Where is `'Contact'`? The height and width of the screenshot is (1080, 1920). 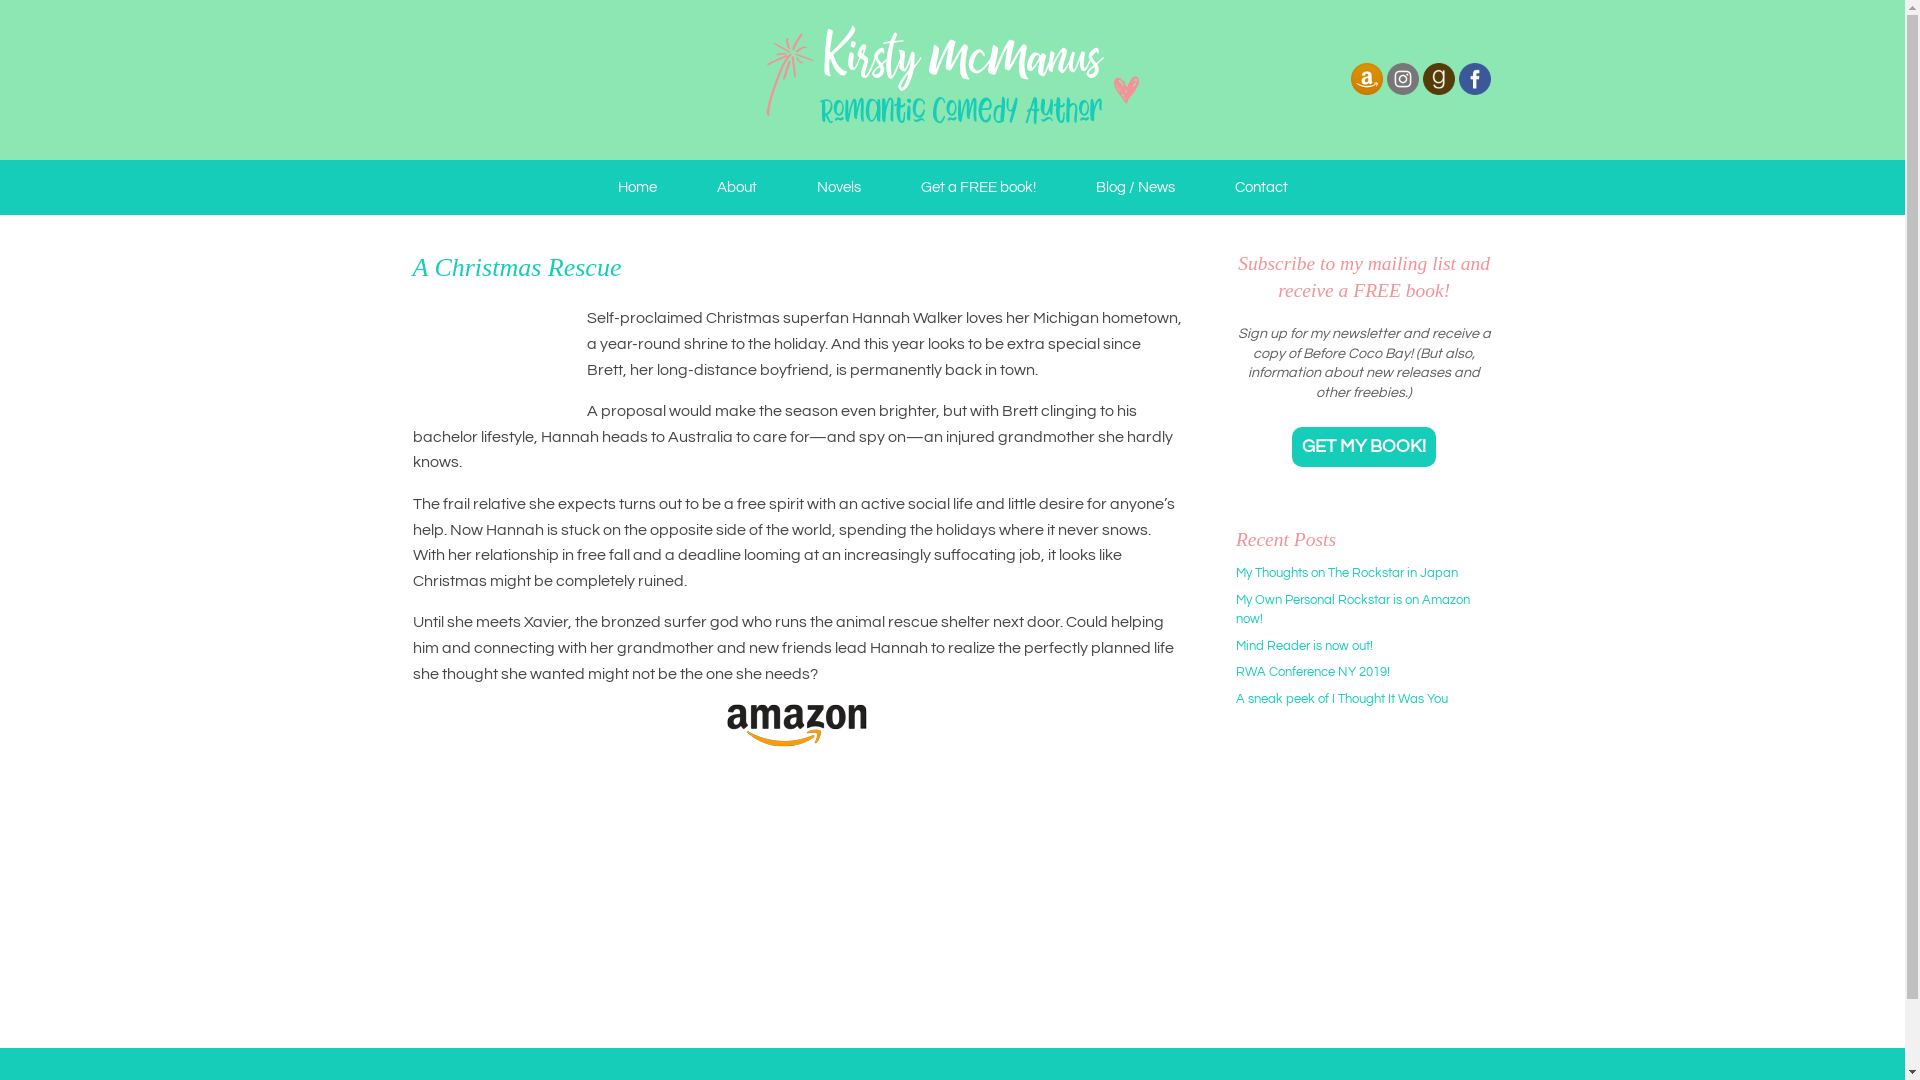 'Contact' is located at coordinates (1259, 187).